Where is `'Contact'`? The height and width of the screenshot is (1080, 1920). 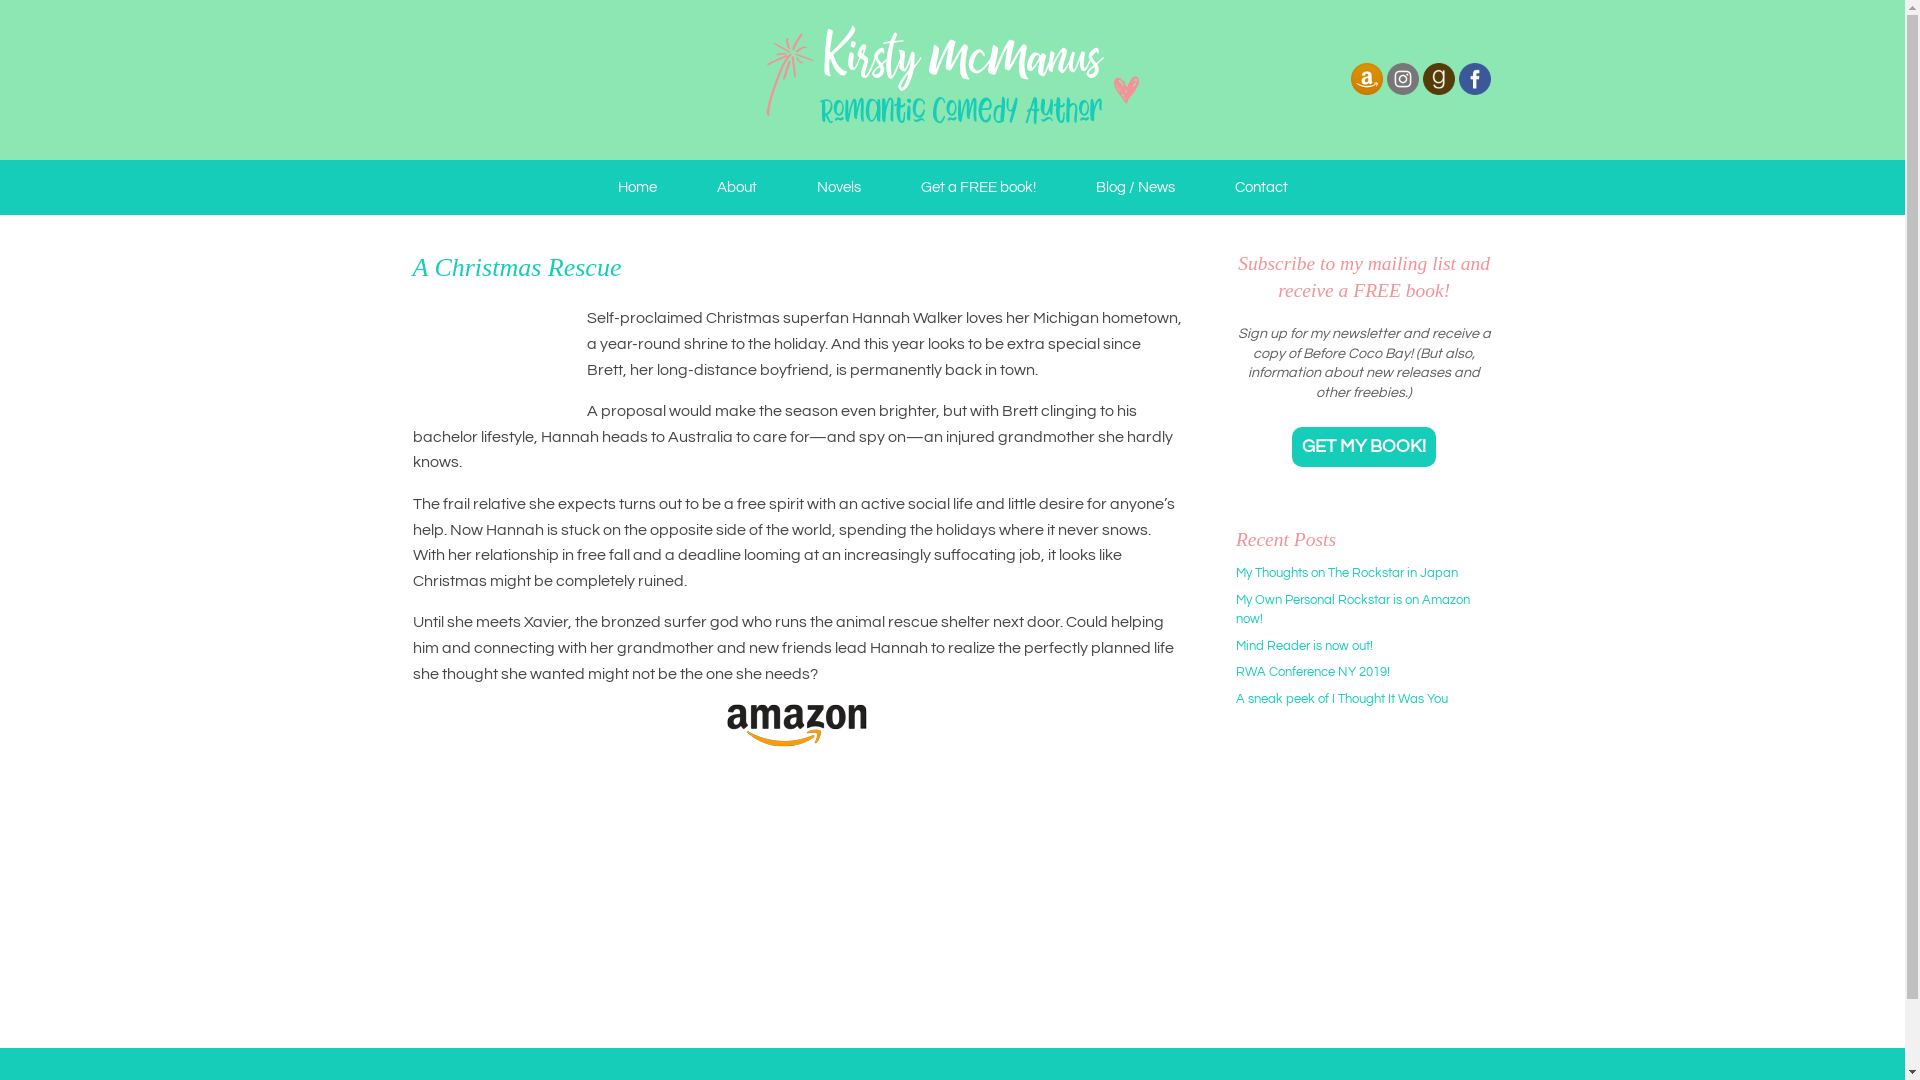 'Contact' is located at coordinates (1259, 187).